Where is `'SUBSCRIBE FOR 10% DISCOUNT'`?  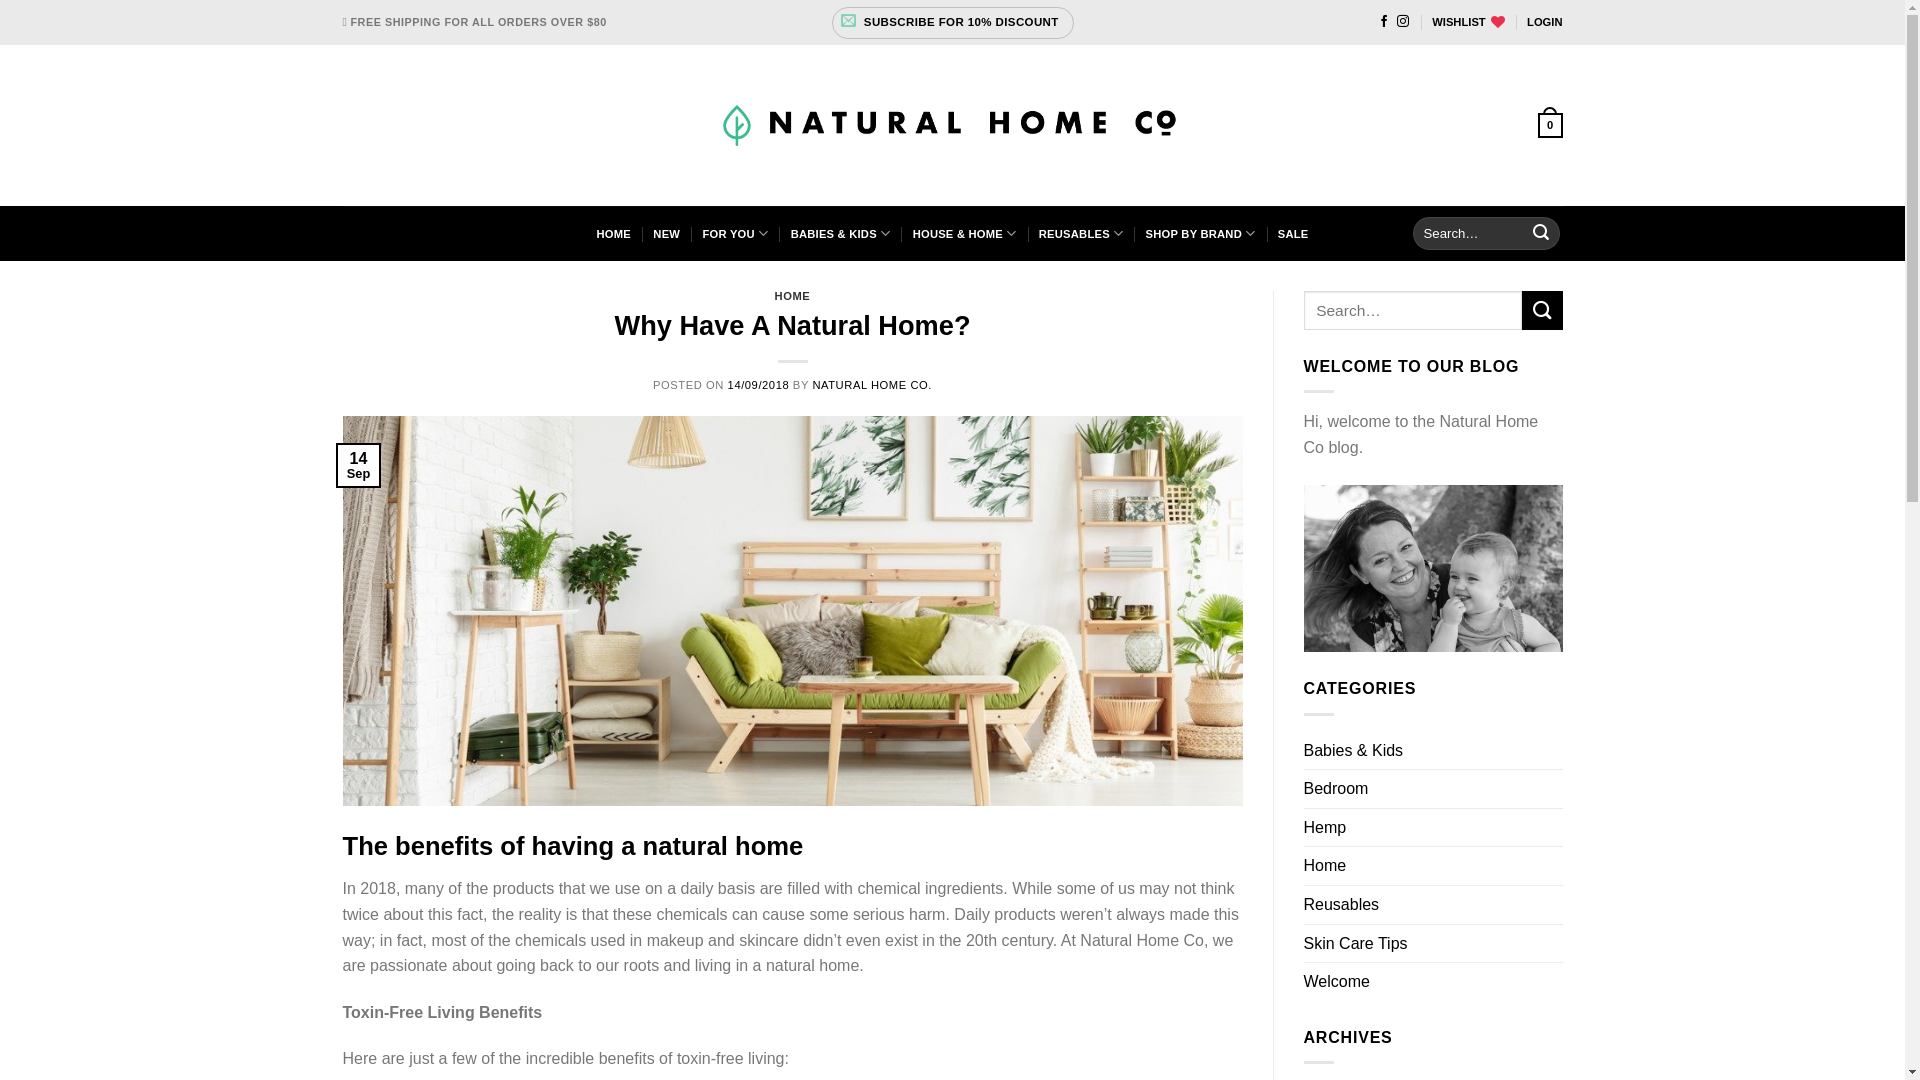
'SUBSCRIBE FOR 10% DISCOUNT' is located at coordinates (952, 22).